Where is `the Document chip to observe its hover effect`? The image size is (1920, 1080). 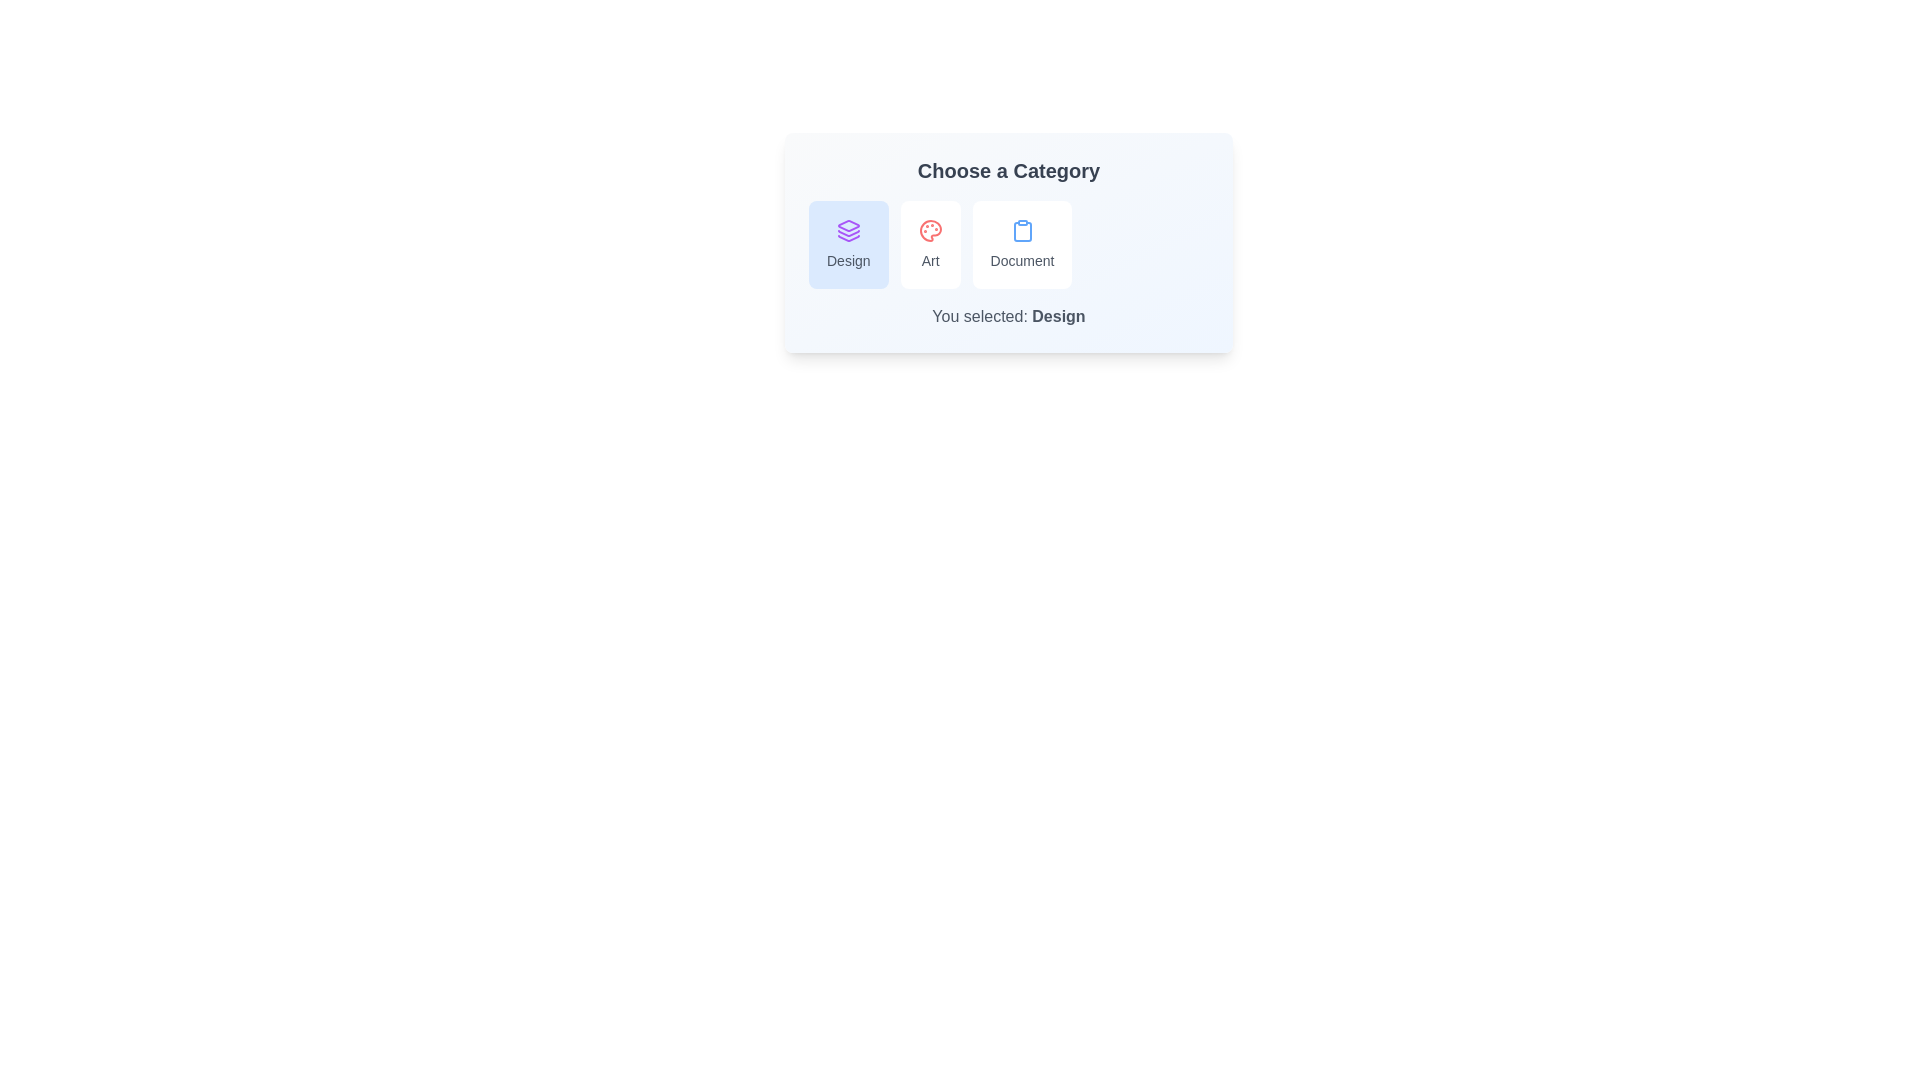
the Document chip to observe its hover effect is located at coordinates (1022, 244).